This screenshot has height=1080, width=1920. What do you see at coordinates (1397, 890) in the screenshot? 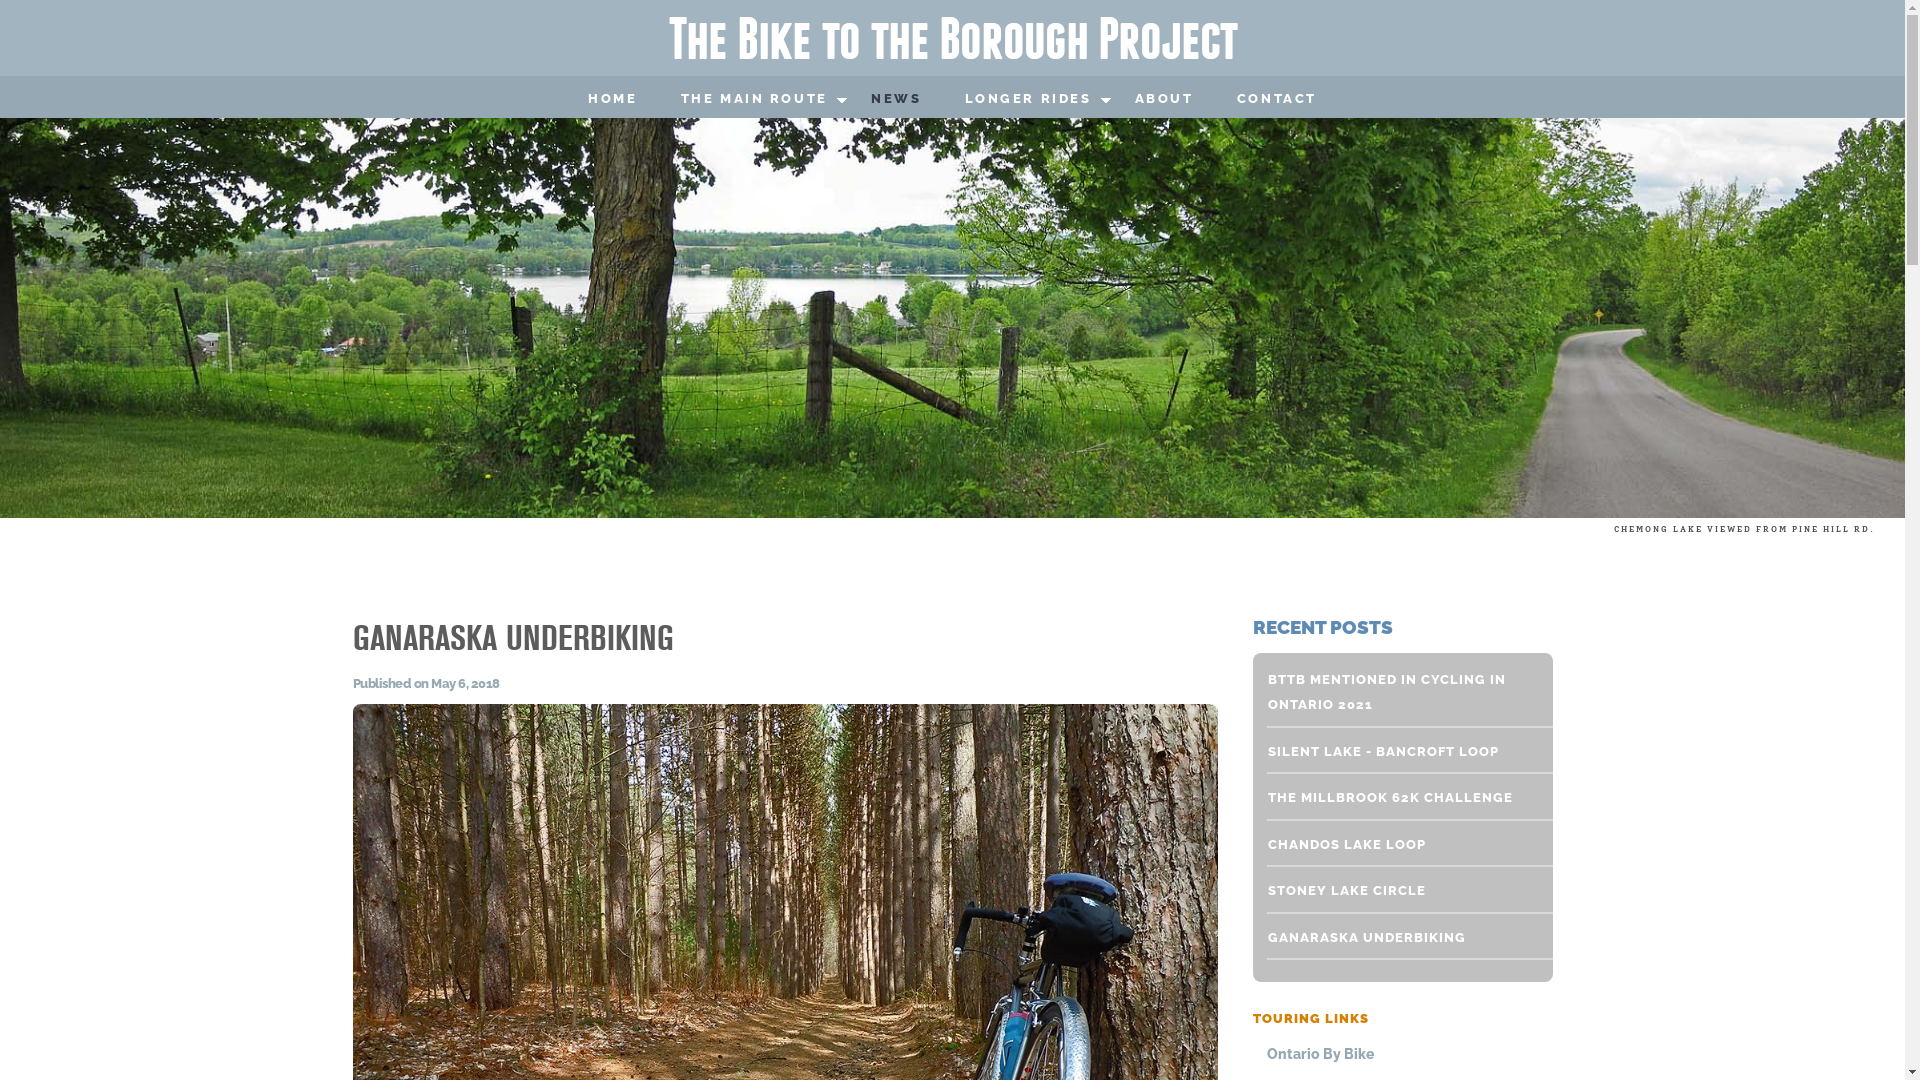
I see `'STONEY LAKE CIRCLE'` at bounding box center [1397, 890].